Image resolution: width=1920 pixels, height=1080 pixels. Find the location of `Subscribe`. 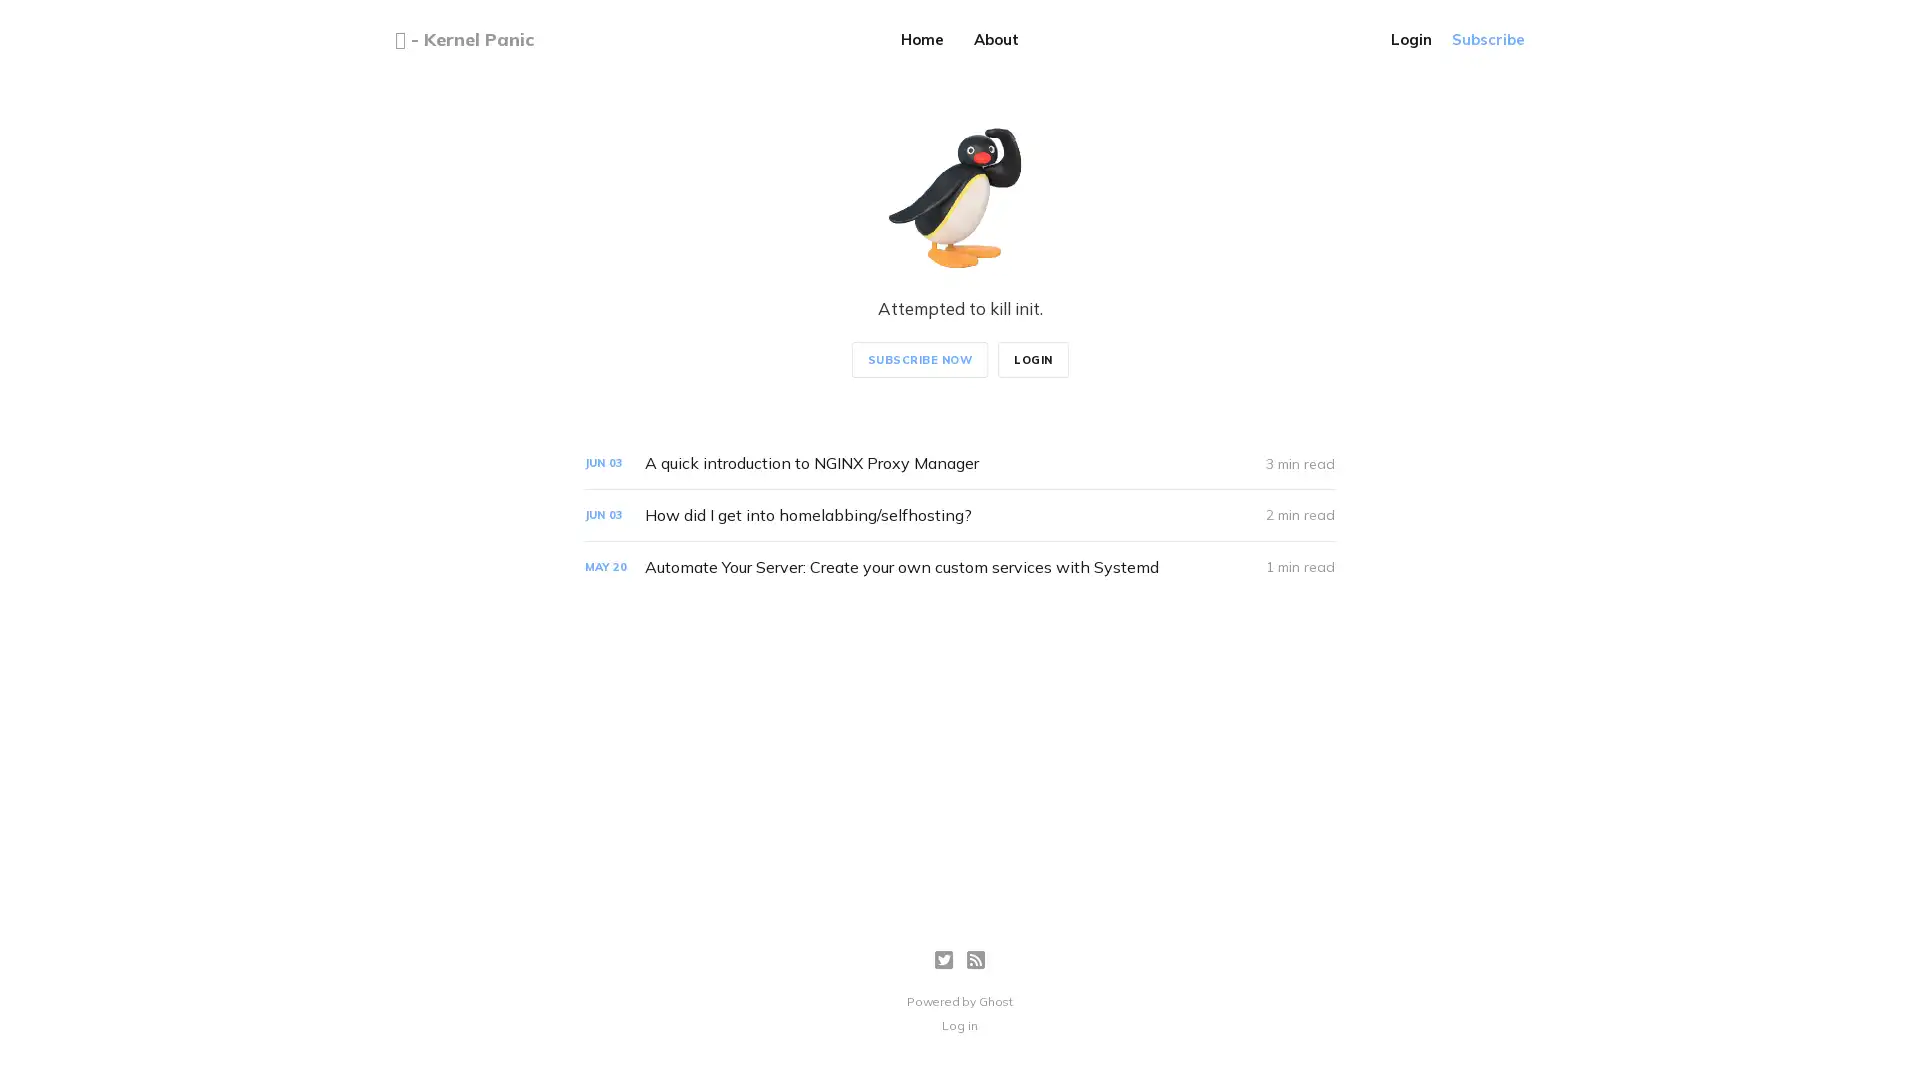

Subscribe is located at coordinates (1488, 39).